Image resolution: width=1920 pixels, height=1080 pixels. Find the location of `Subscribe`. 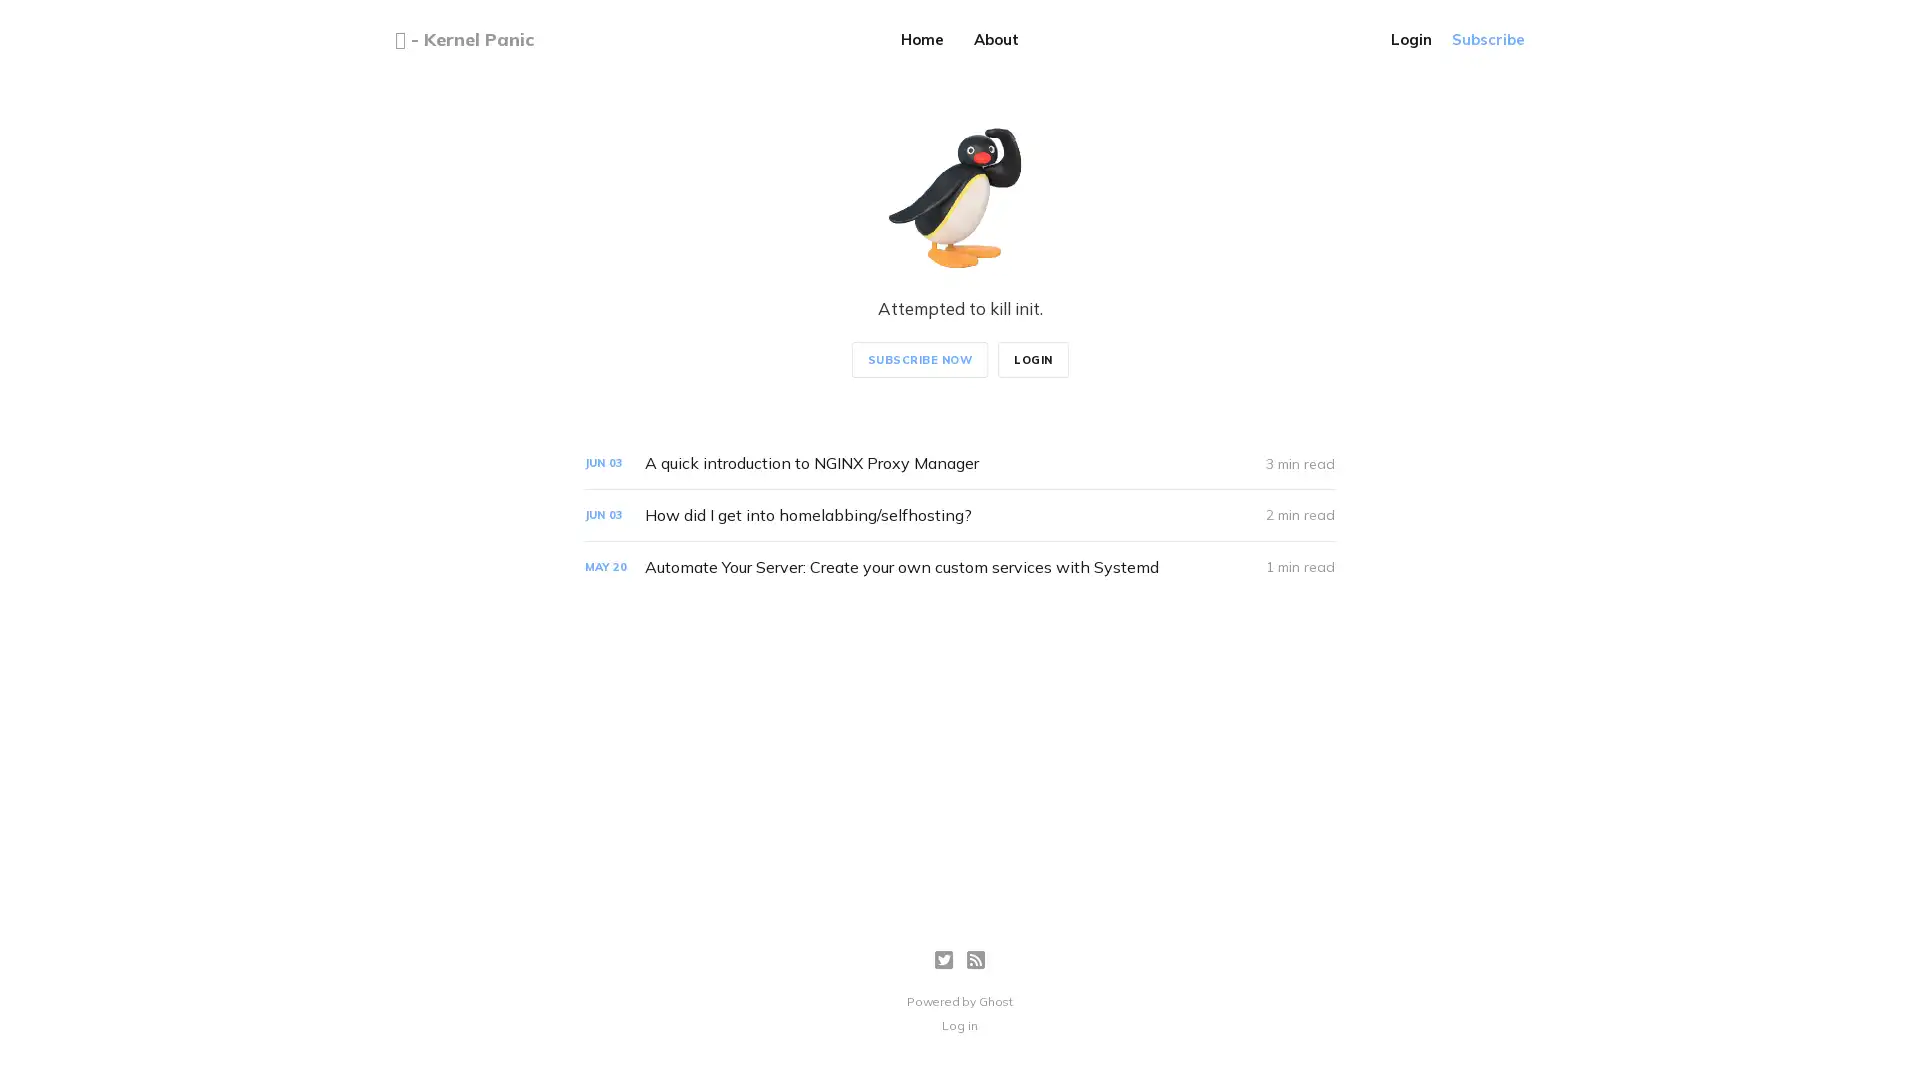

Subscribe is located at coordinates (1488, 39).